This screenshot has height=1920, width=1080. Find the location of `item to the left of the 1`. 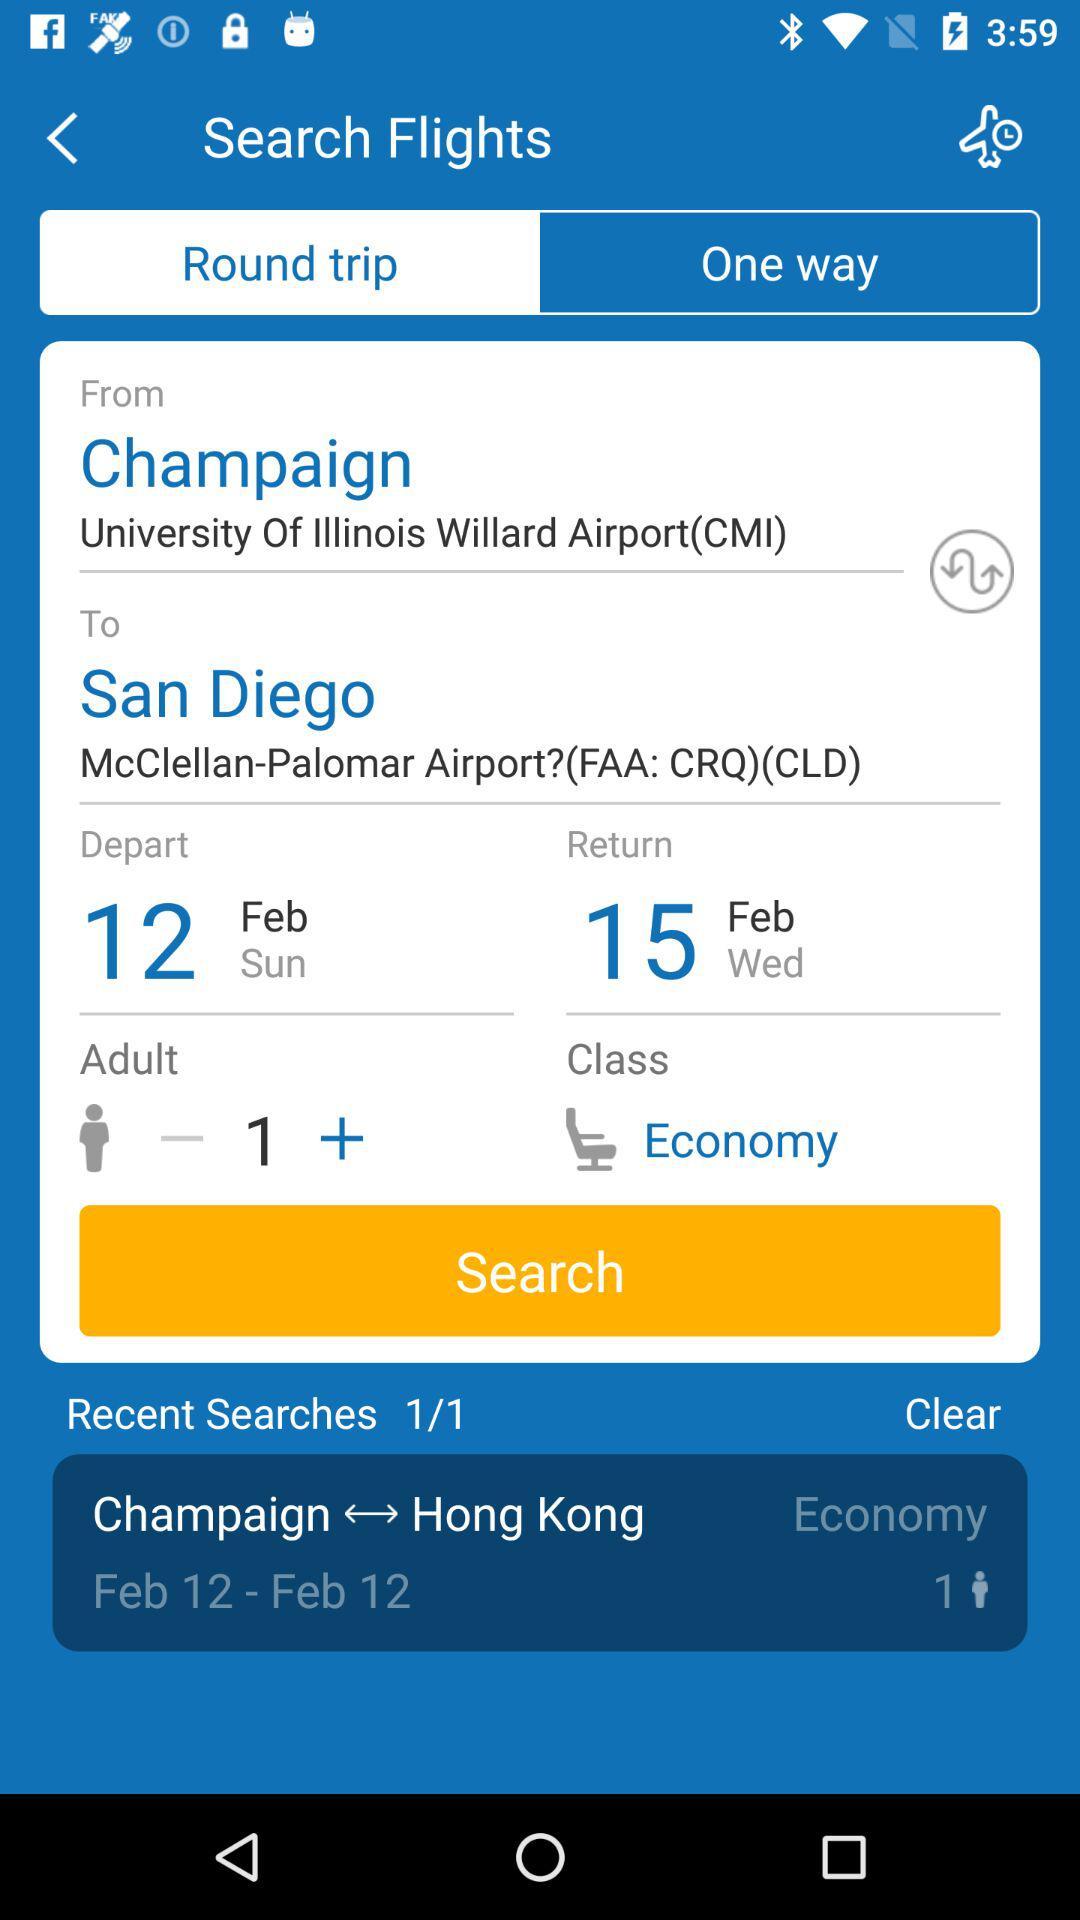

item to the left of the 1 is located at coordinates (189, 1138).